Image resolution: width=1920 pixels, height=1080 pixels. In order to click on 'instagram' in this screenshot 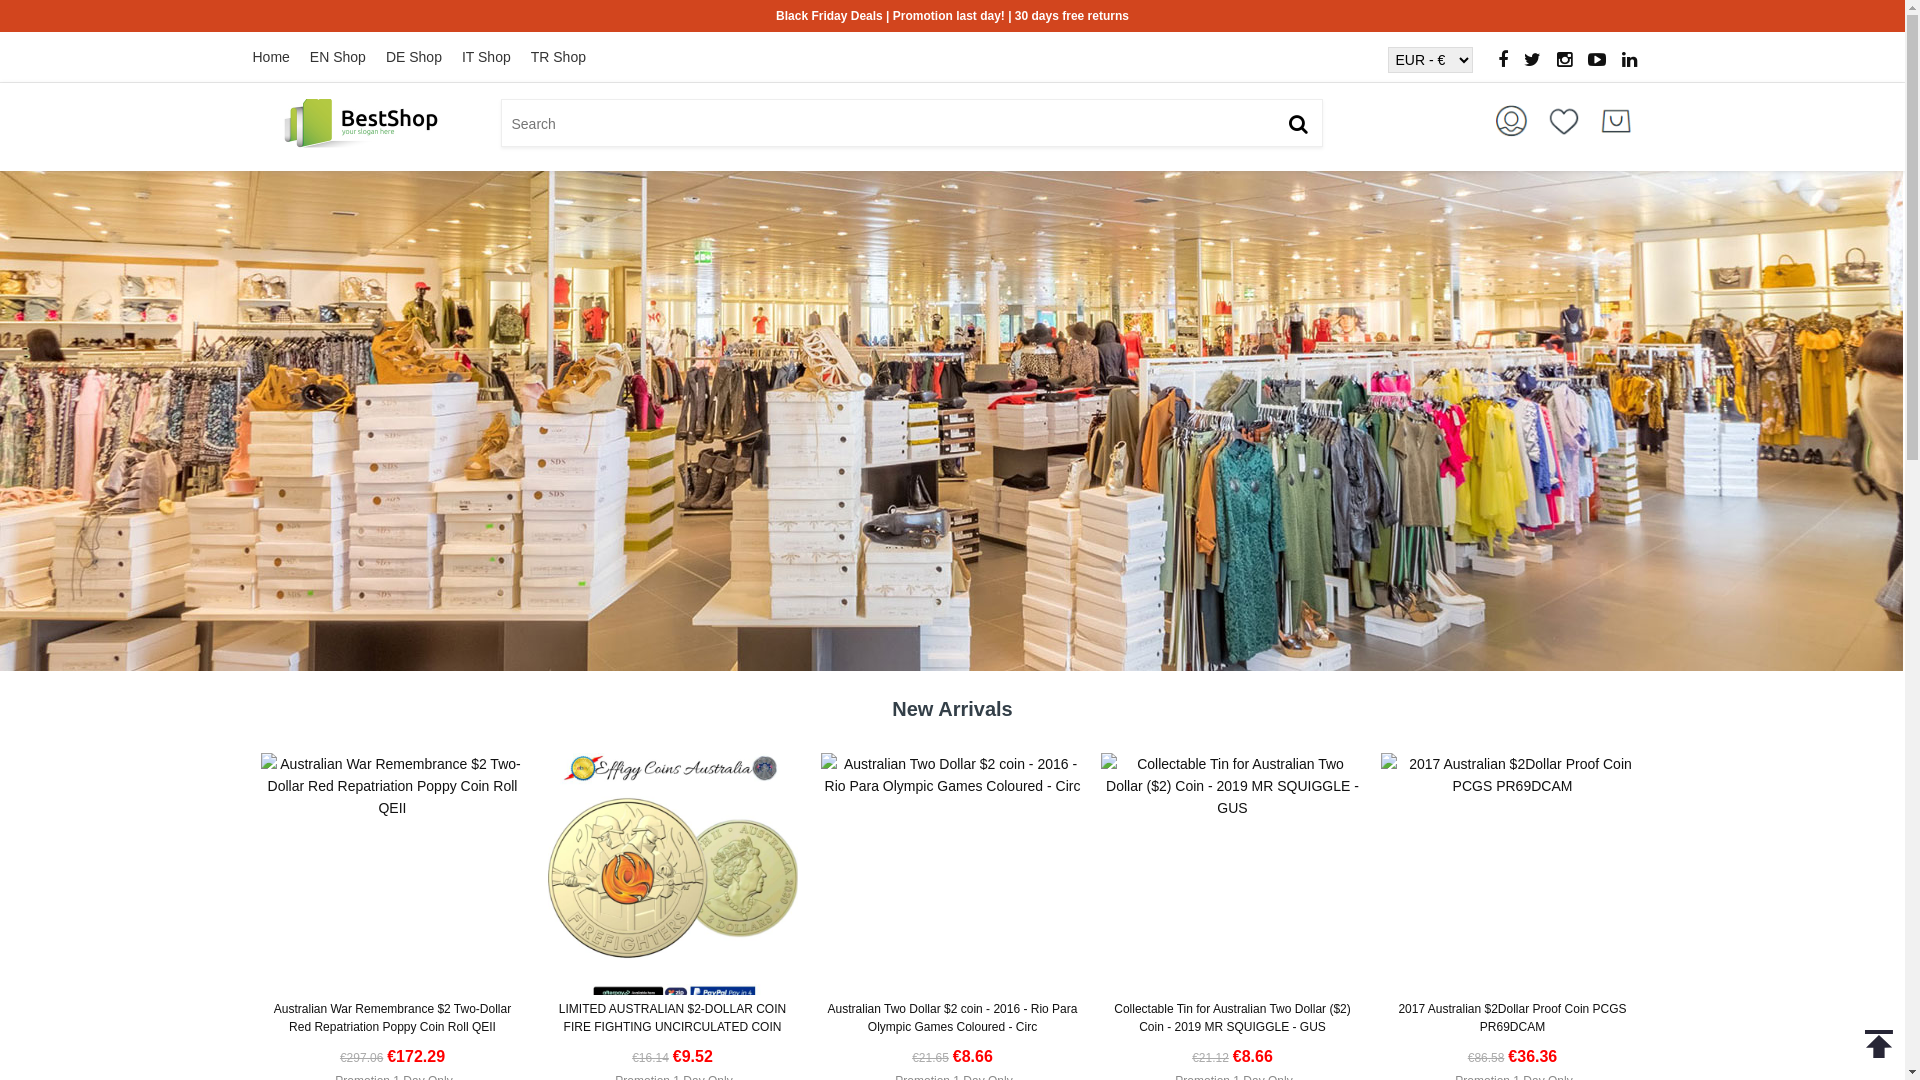, I will do `click(1563, 60)`.